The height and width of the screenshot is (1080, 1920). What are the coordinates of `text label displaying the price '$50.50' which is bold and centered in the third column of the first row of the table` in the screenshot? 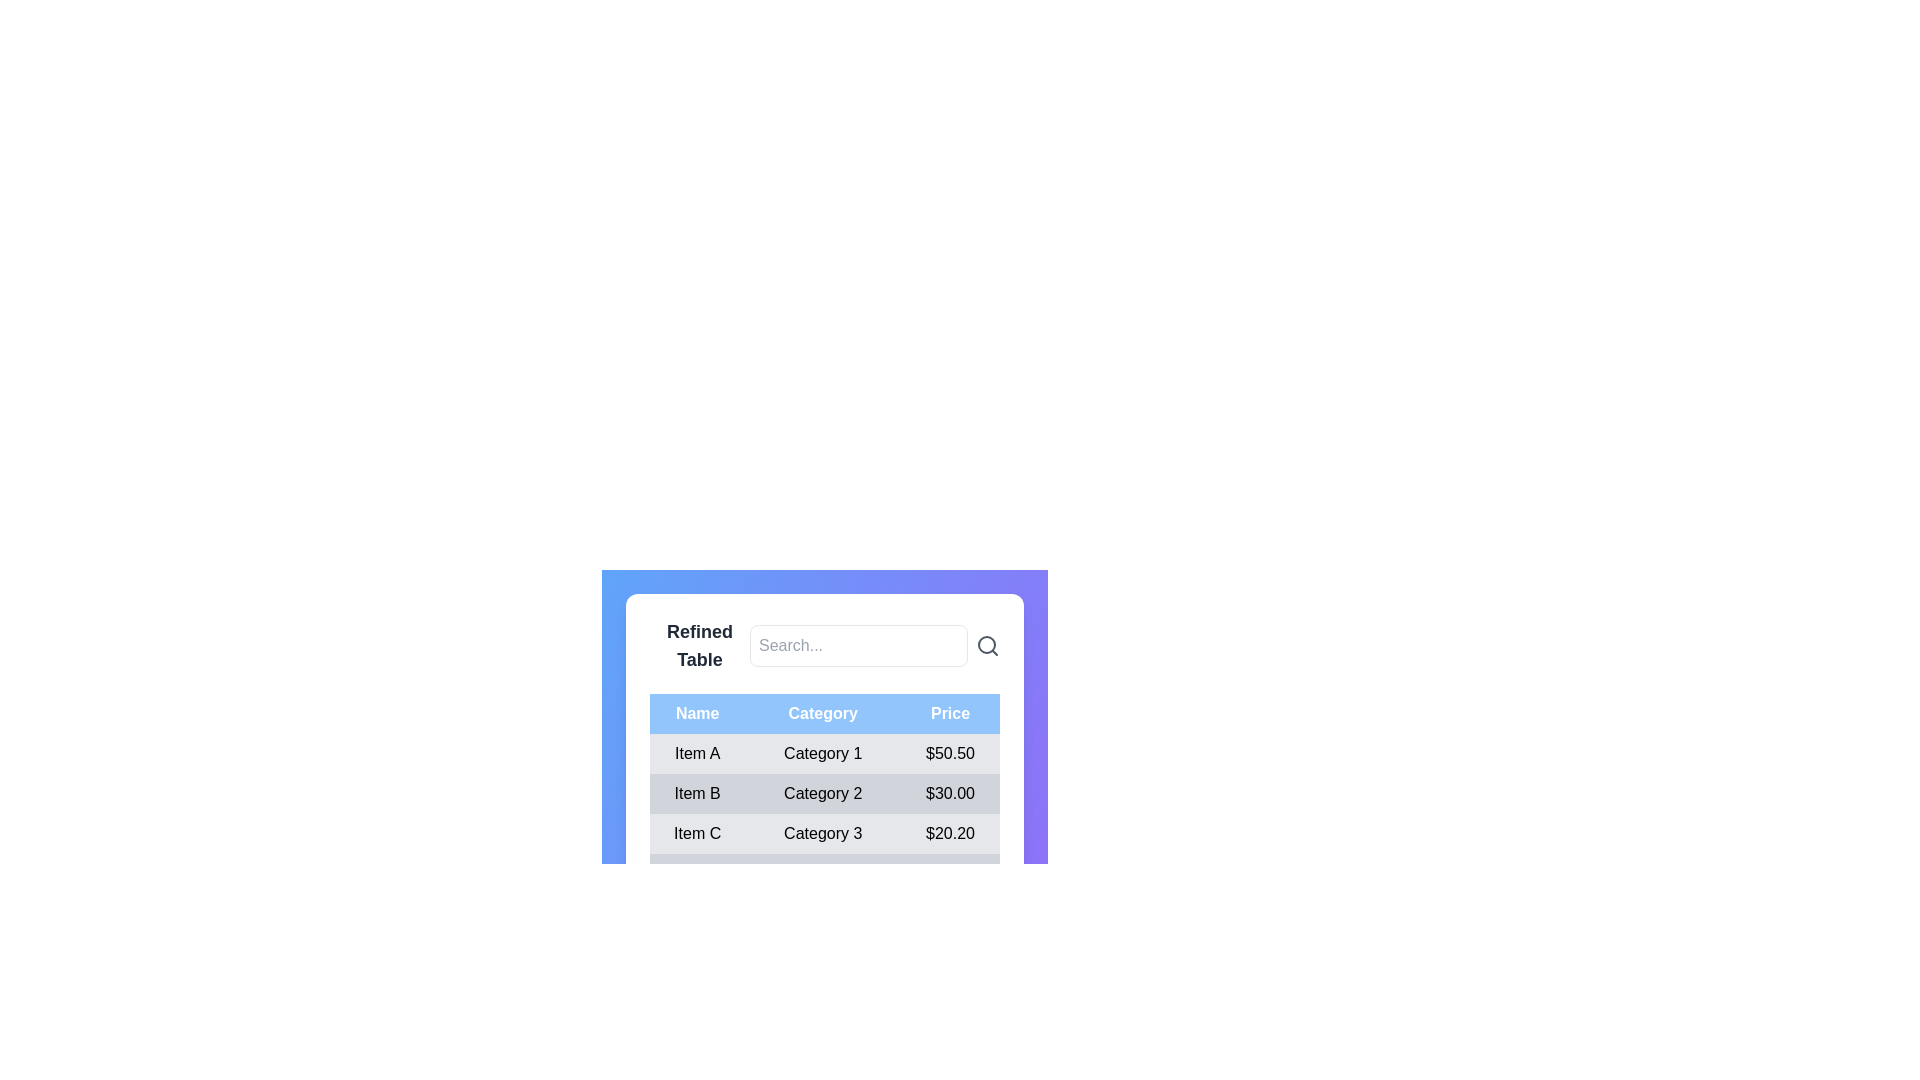 It's located at (949, 753).